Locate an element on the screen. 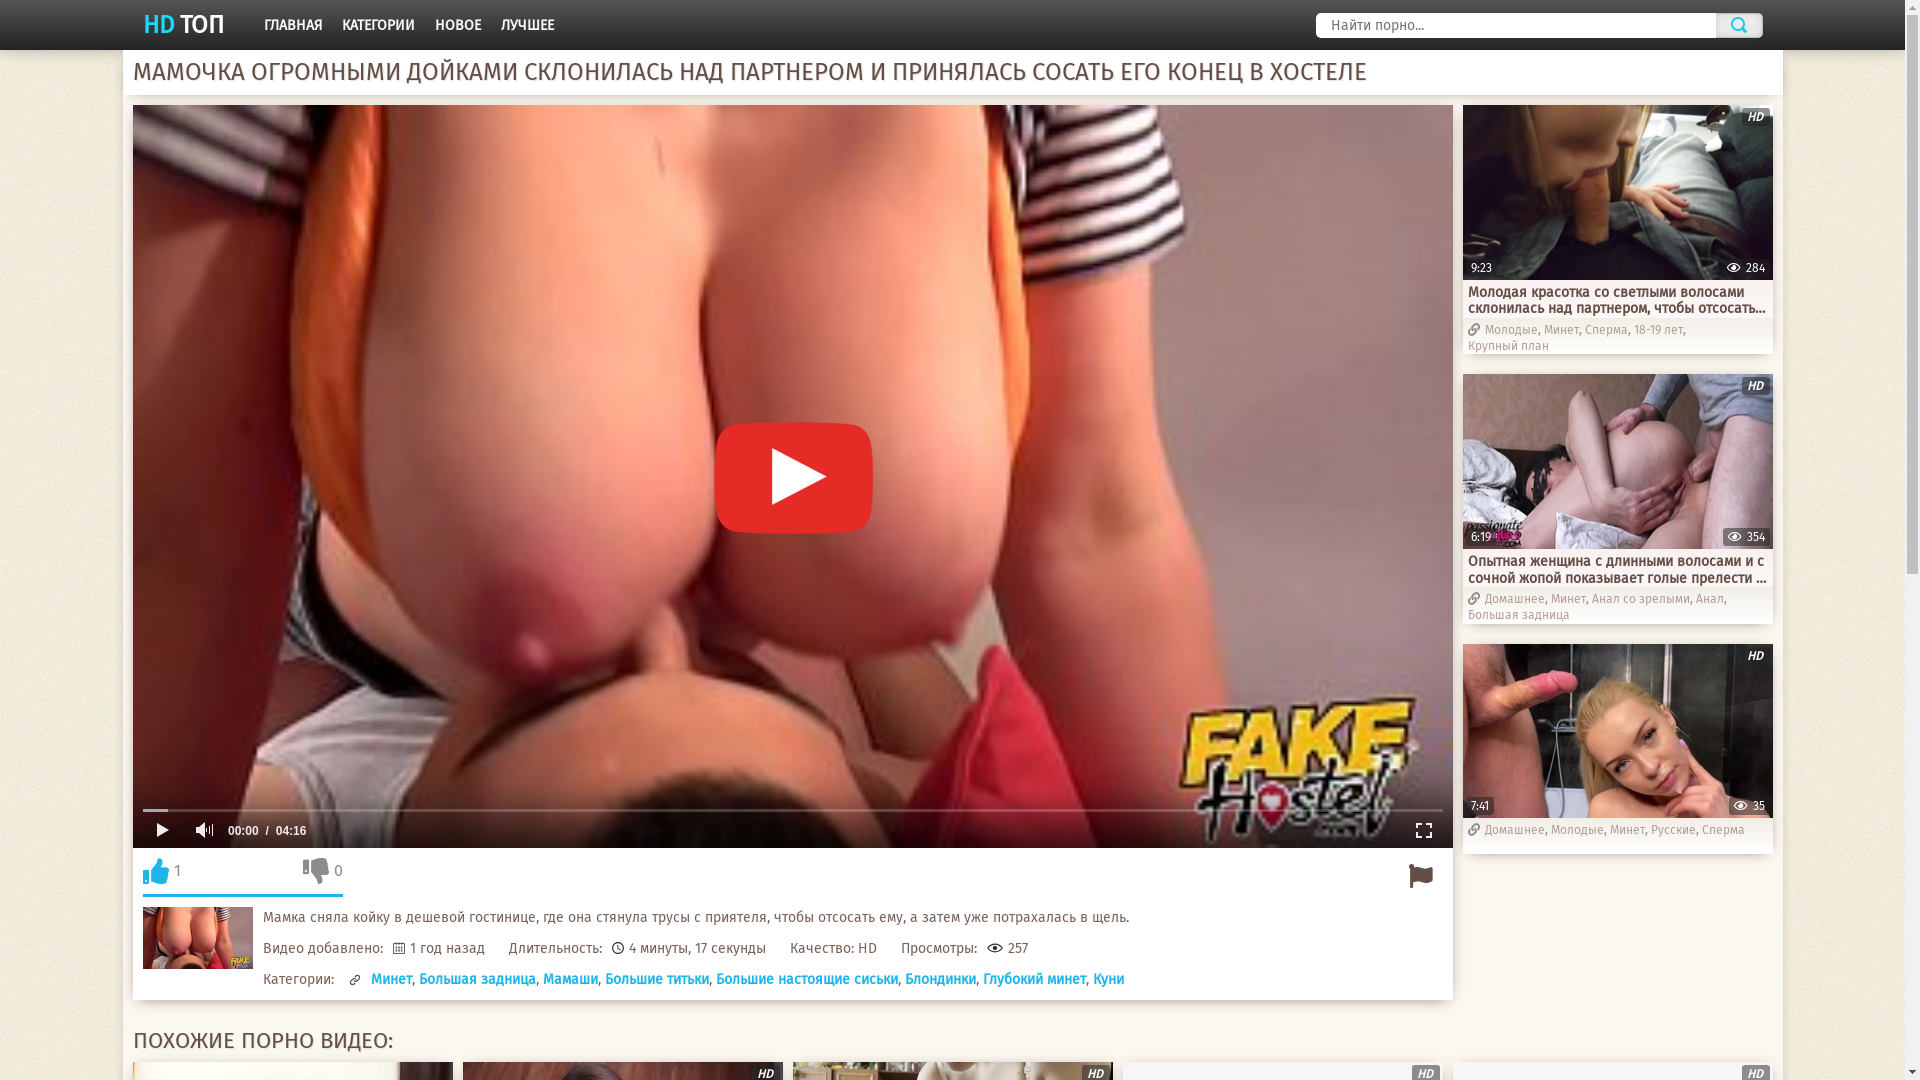  'HD is located at coordinates (1617, 731).